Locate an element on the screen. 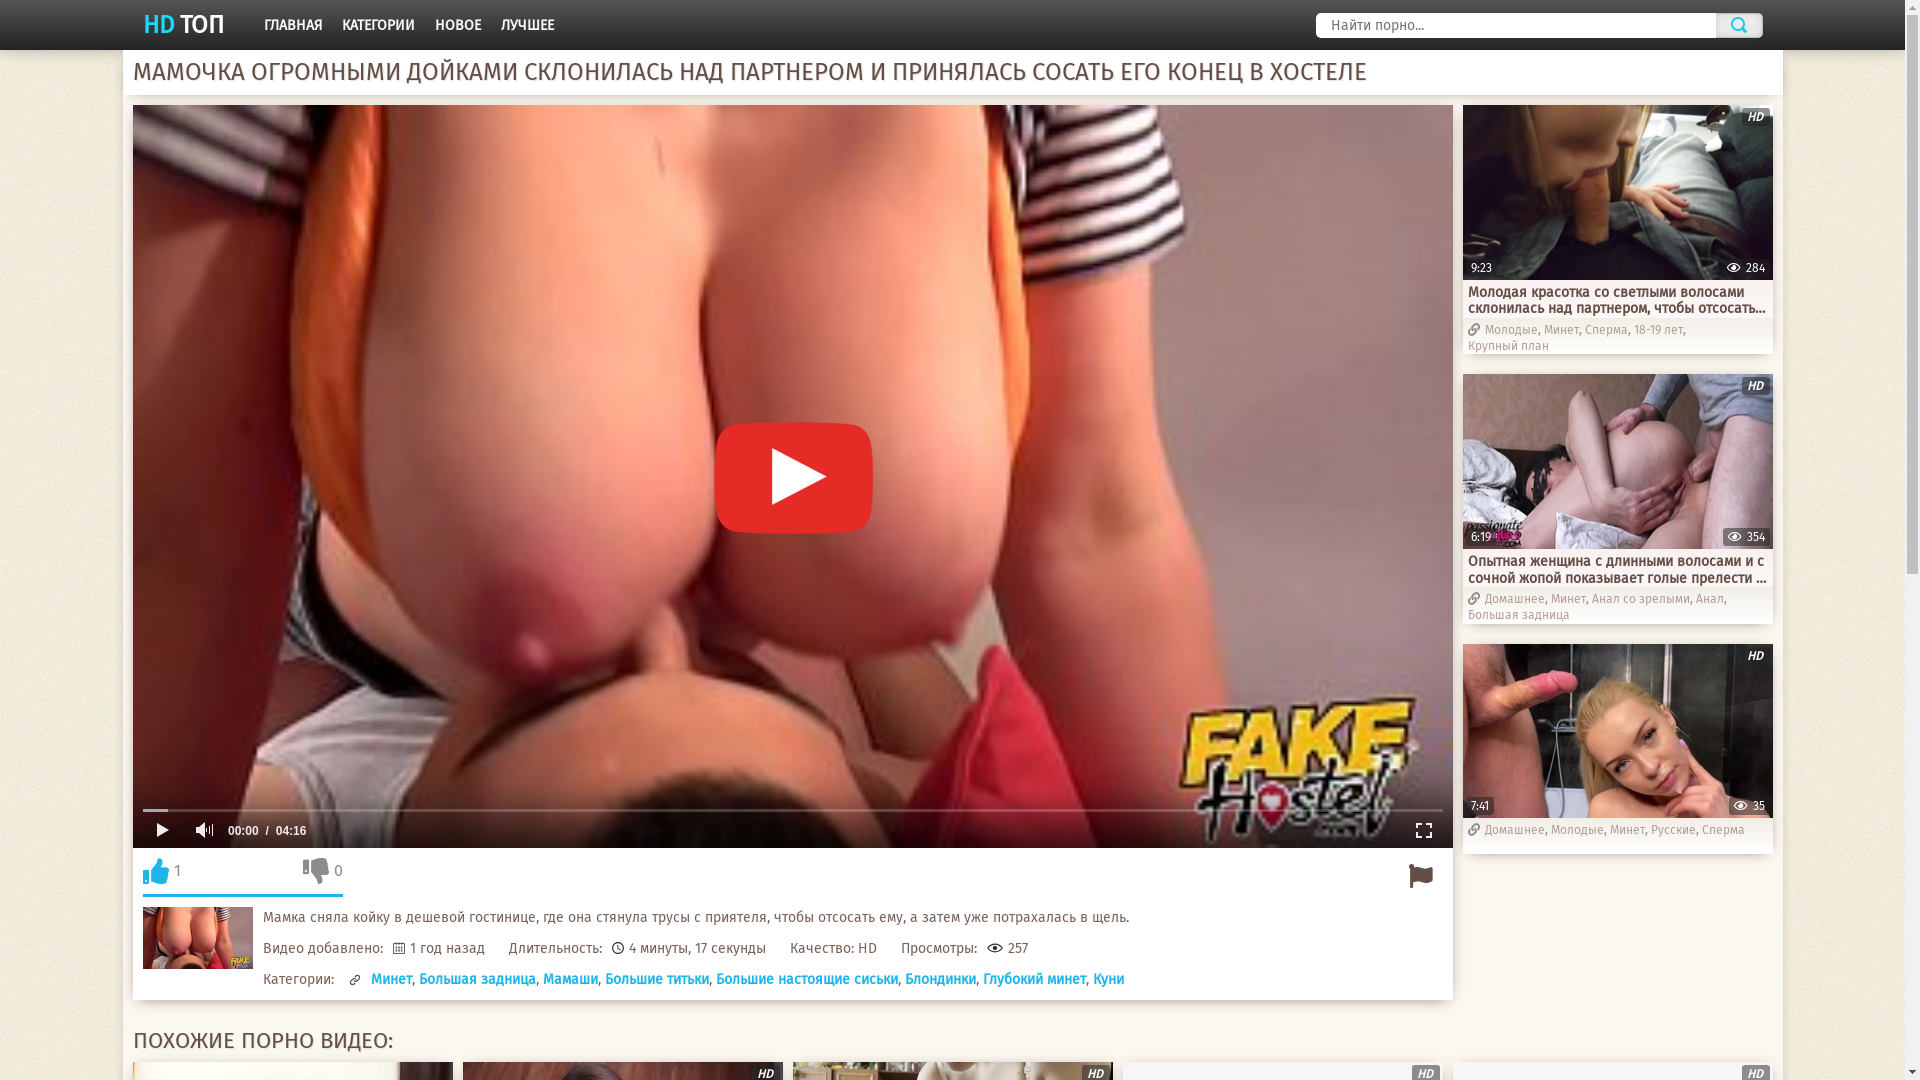  'HD is located at coordinates (1617, 731).